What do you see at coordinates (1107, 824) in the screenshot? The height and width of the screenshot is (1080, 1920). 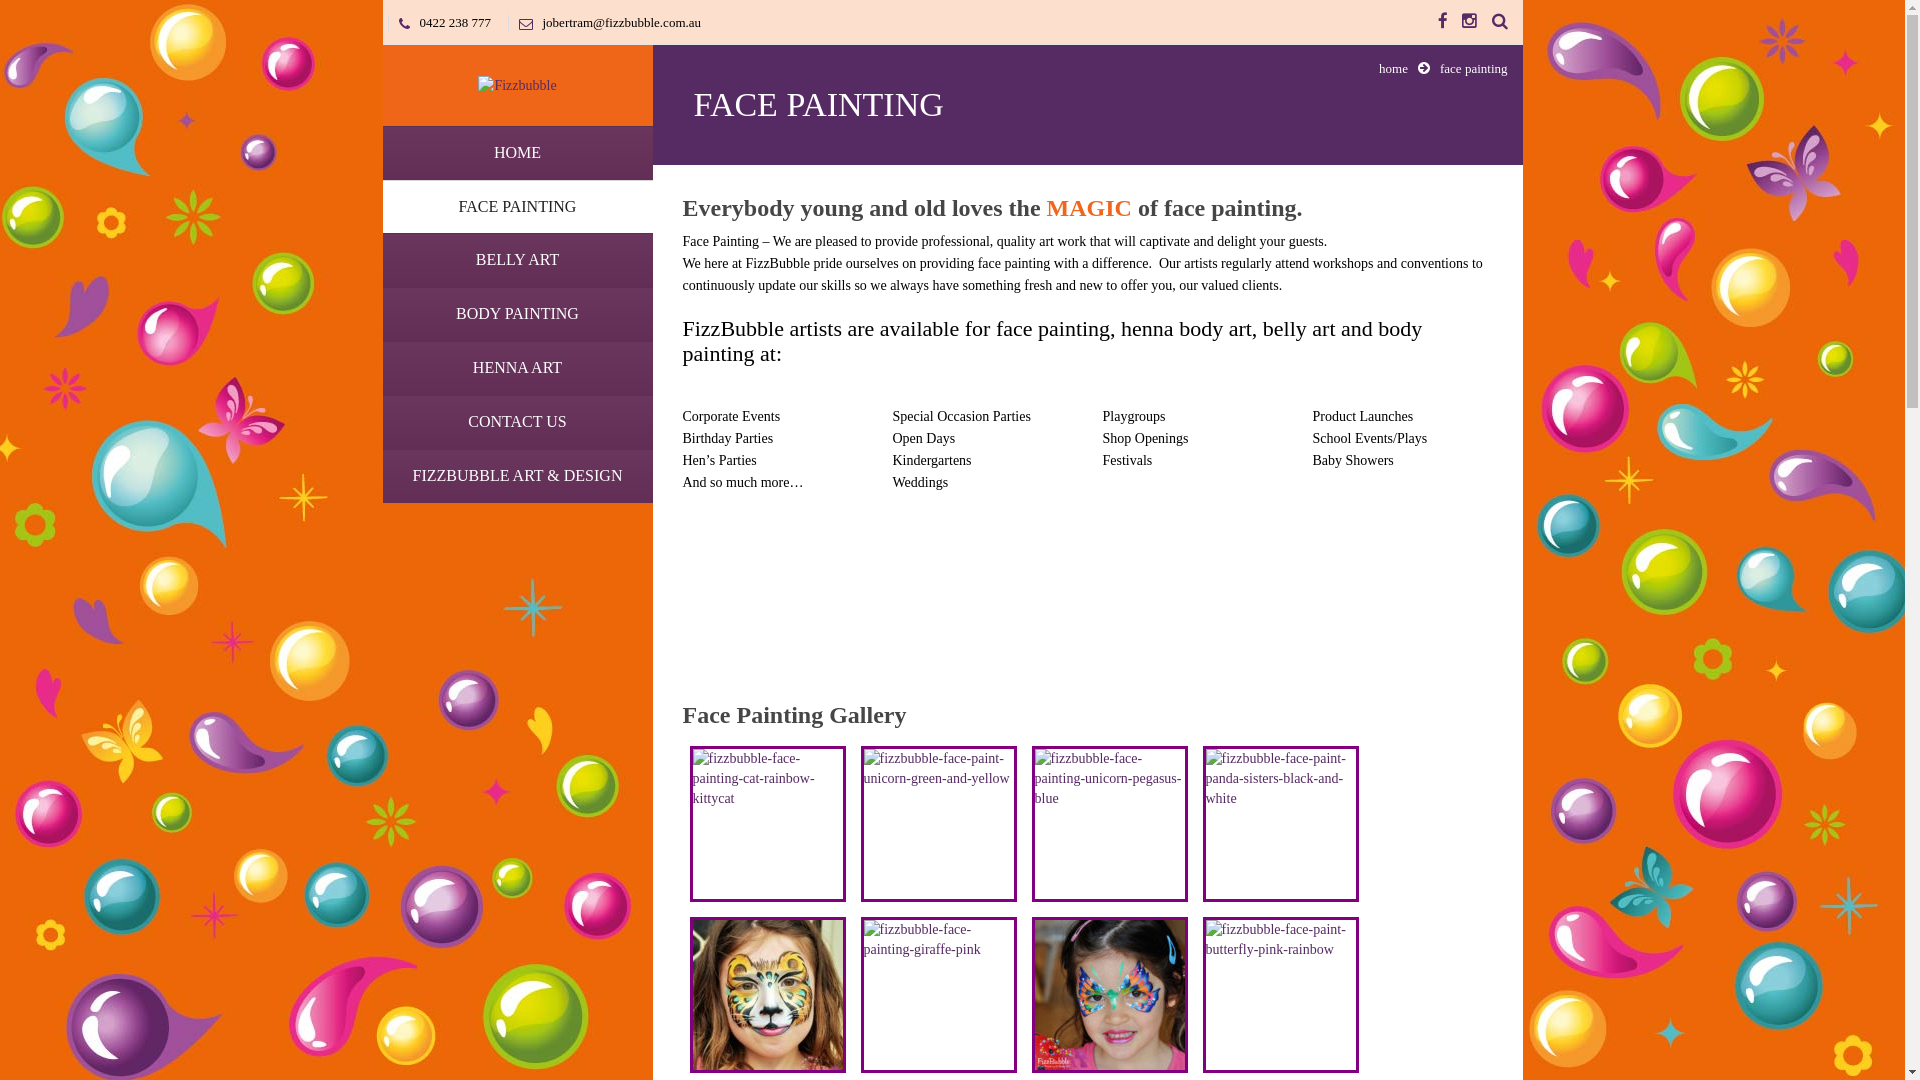 I see `'fizzbubble-face-painting-unicorn-pegasus-blue'` at bounding box center [1107, 824].